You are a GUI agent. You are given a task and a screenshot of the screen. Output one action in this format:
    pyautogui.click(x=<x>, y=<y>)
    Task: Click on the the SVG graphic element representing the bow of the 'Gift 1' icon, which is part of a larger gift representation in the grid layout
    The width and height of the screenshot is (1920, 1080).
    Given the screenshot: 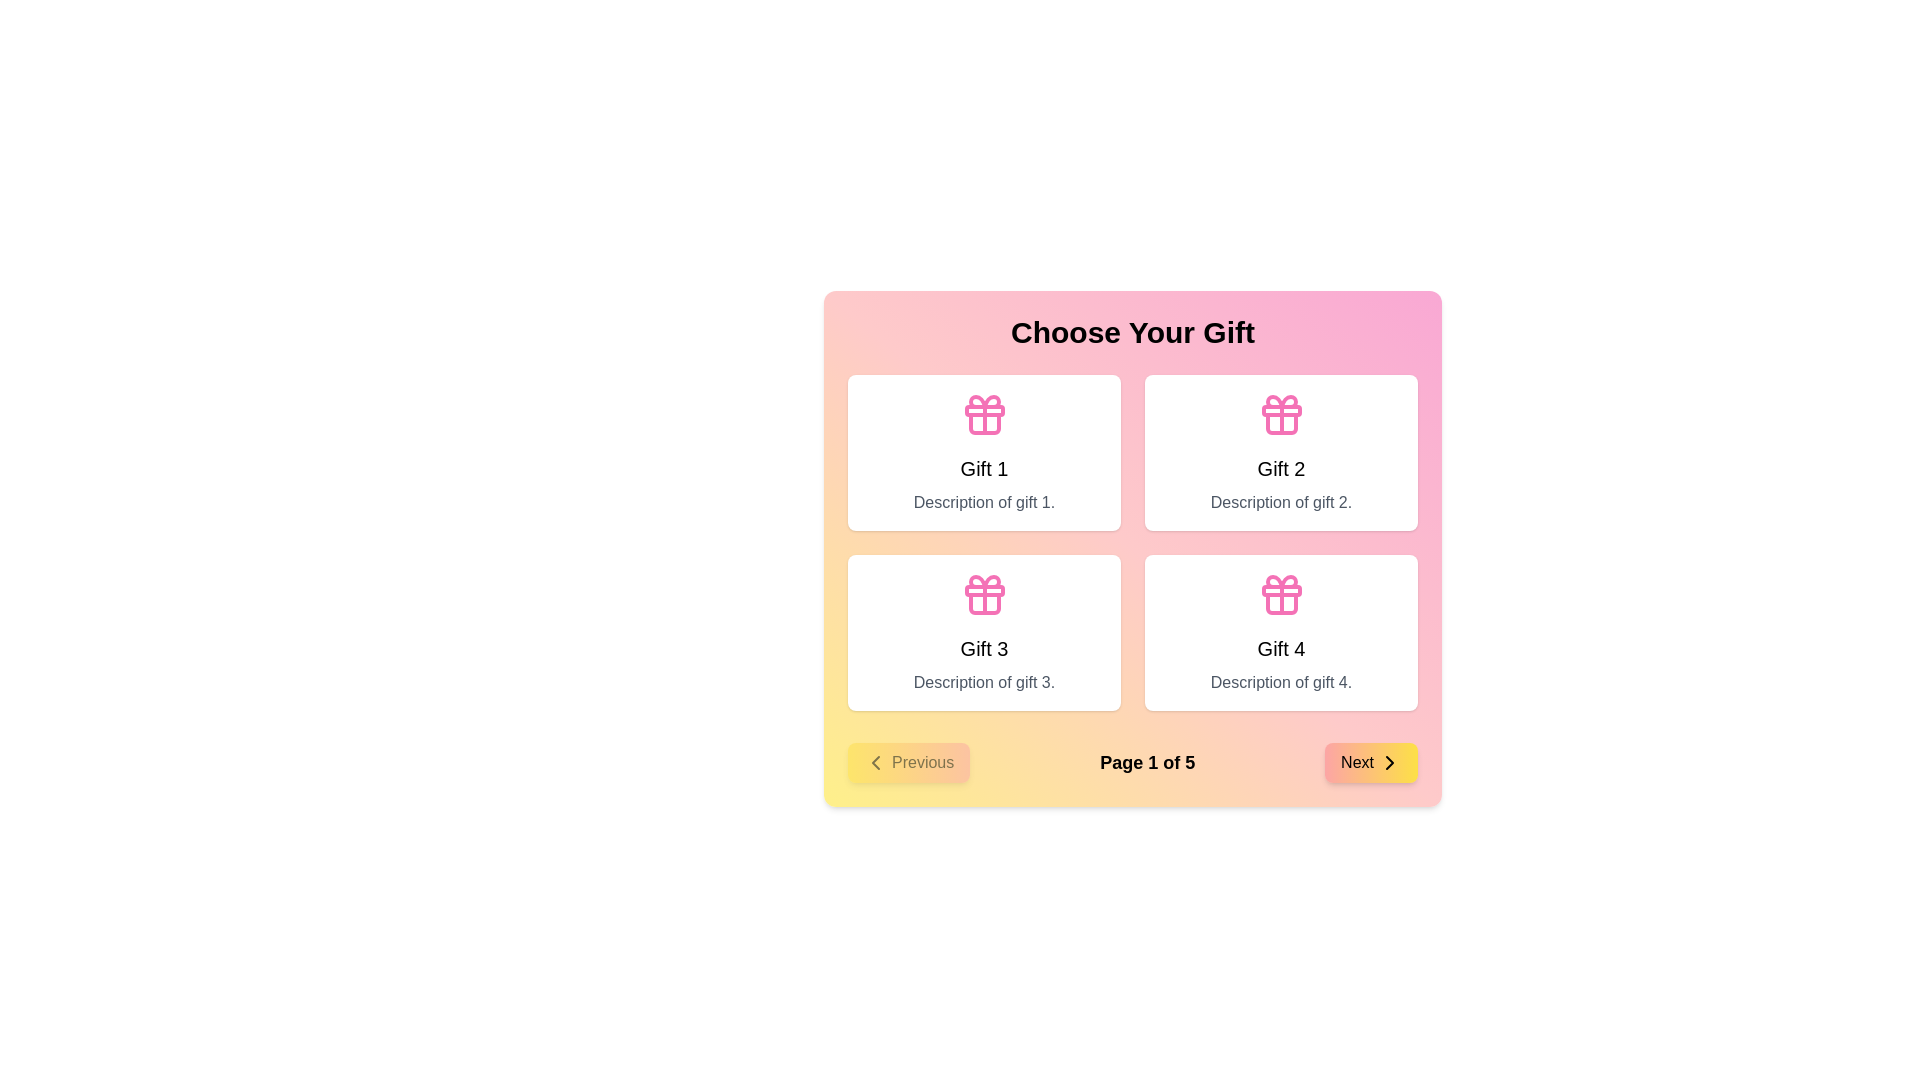 What is the action you would take?
    pyautogui.click(x=984, y=401)
    